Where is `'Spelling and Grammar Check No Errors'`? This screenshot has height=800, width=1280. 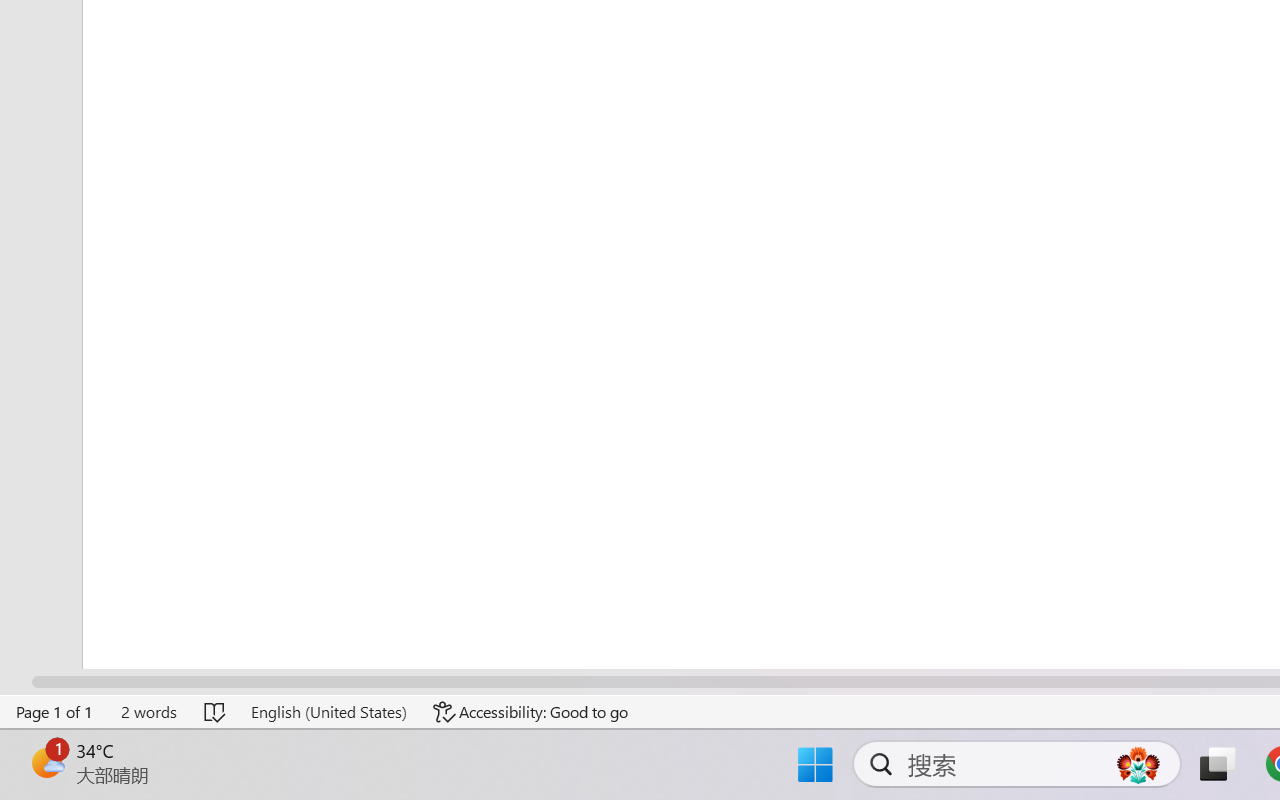
'Spelling and Grammar Check No Errors' is located at coordinates (216, 711).